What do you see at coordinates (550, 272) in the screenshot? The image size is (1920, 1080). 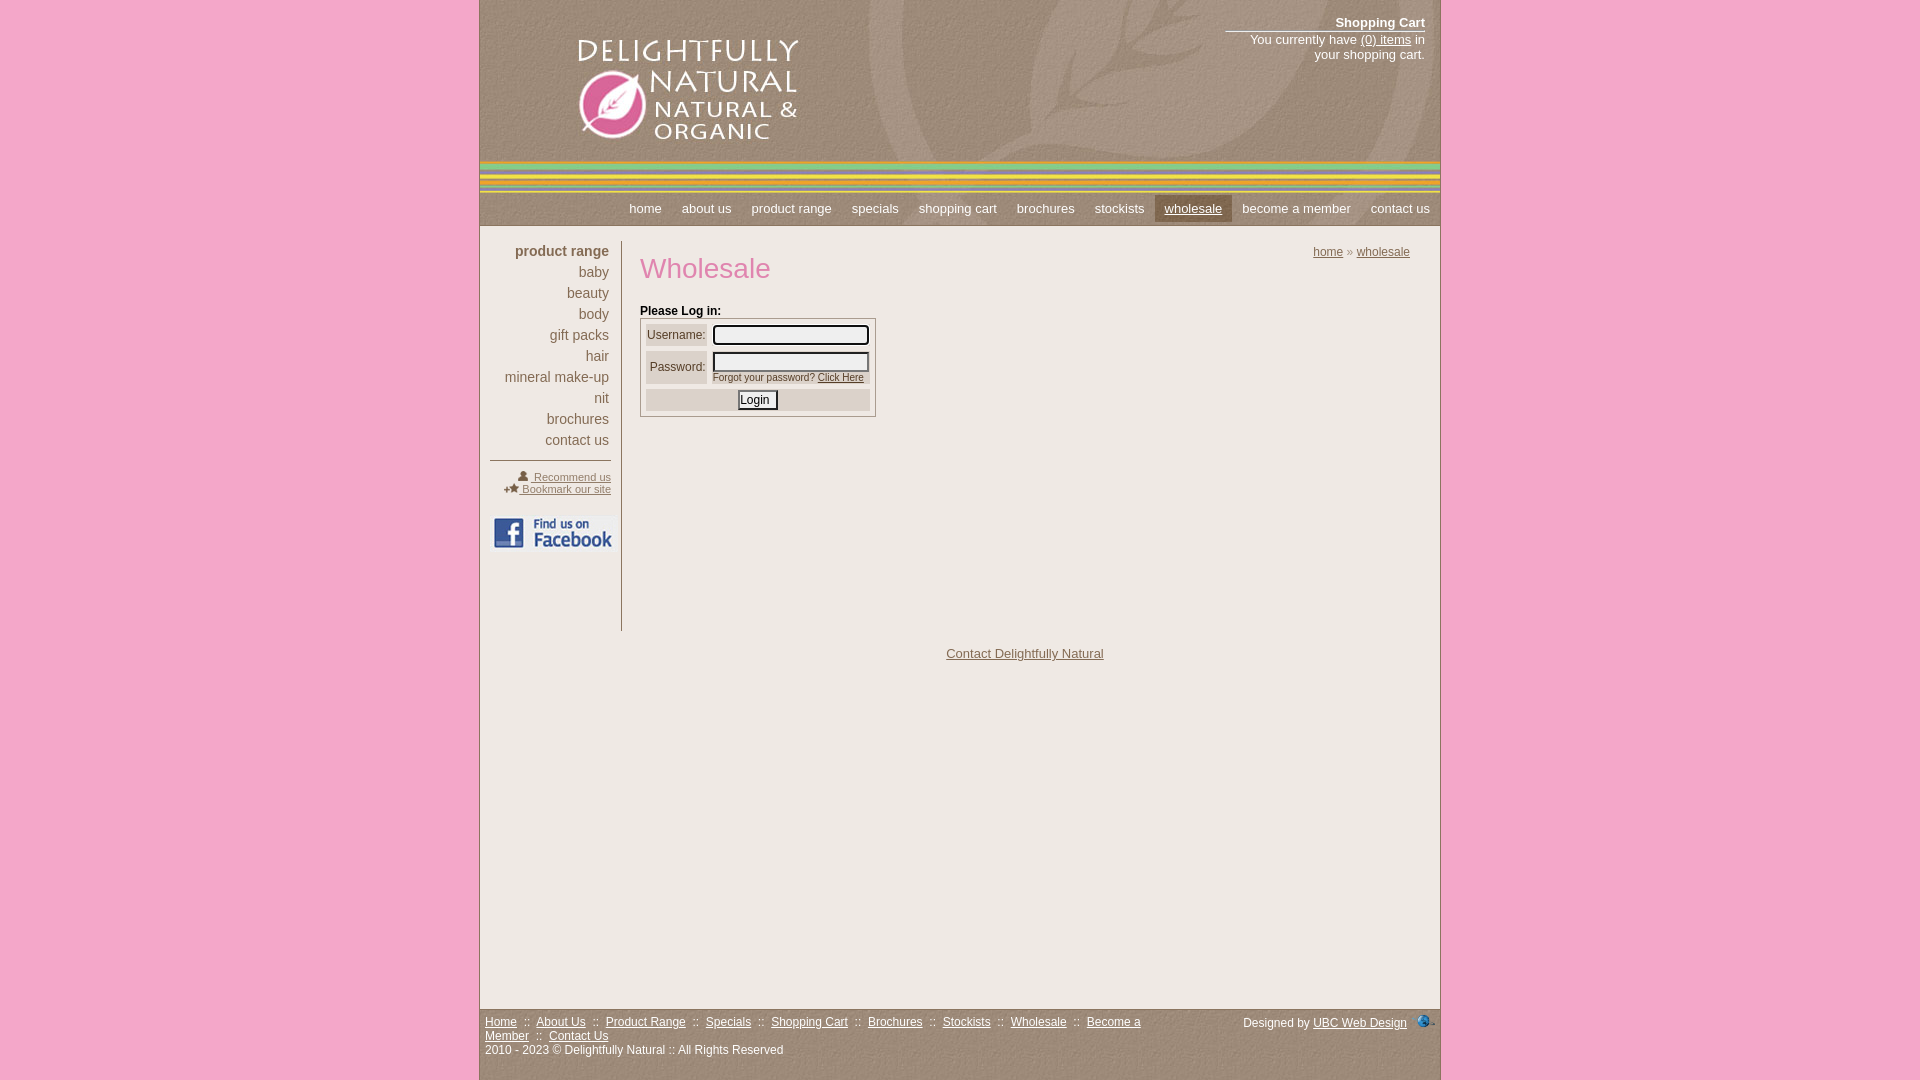 I see `'baby'` at bounding box center [550, 272].